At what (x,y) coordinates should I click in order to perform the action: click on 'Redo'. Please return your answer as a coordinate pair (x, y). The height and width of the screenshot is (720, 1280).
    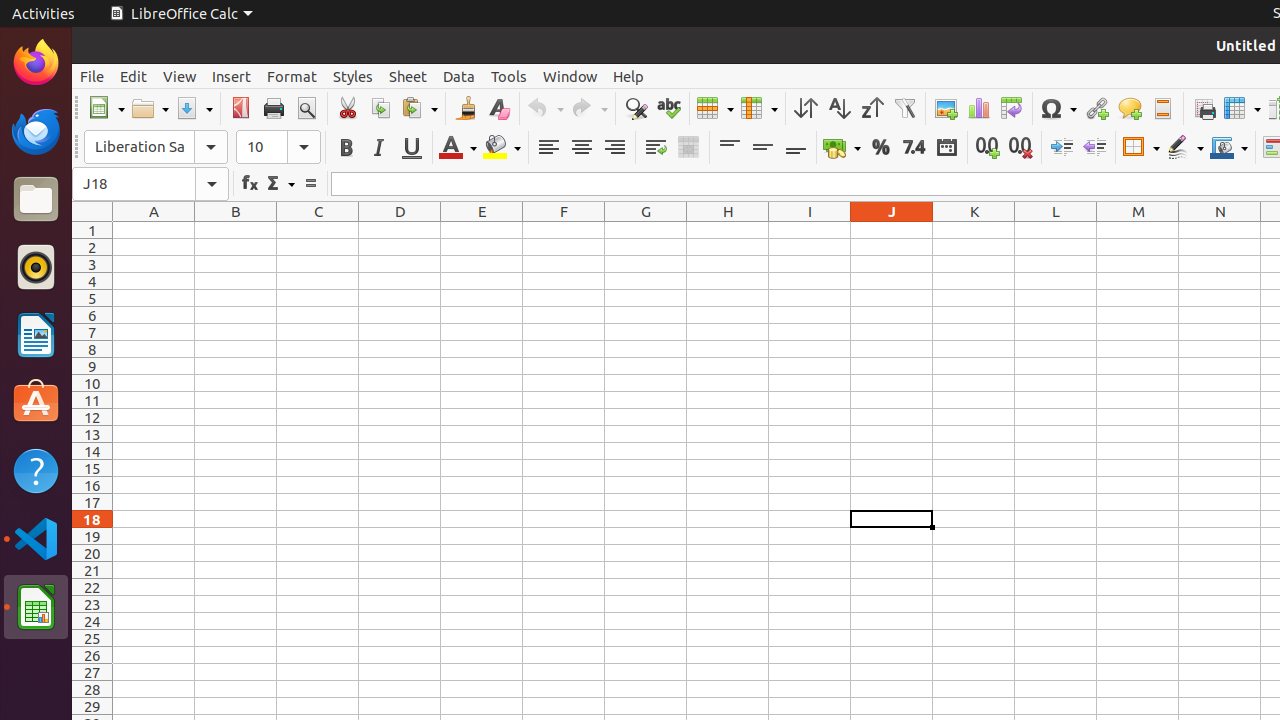
    Looking at the image, I should click on (588, 108).